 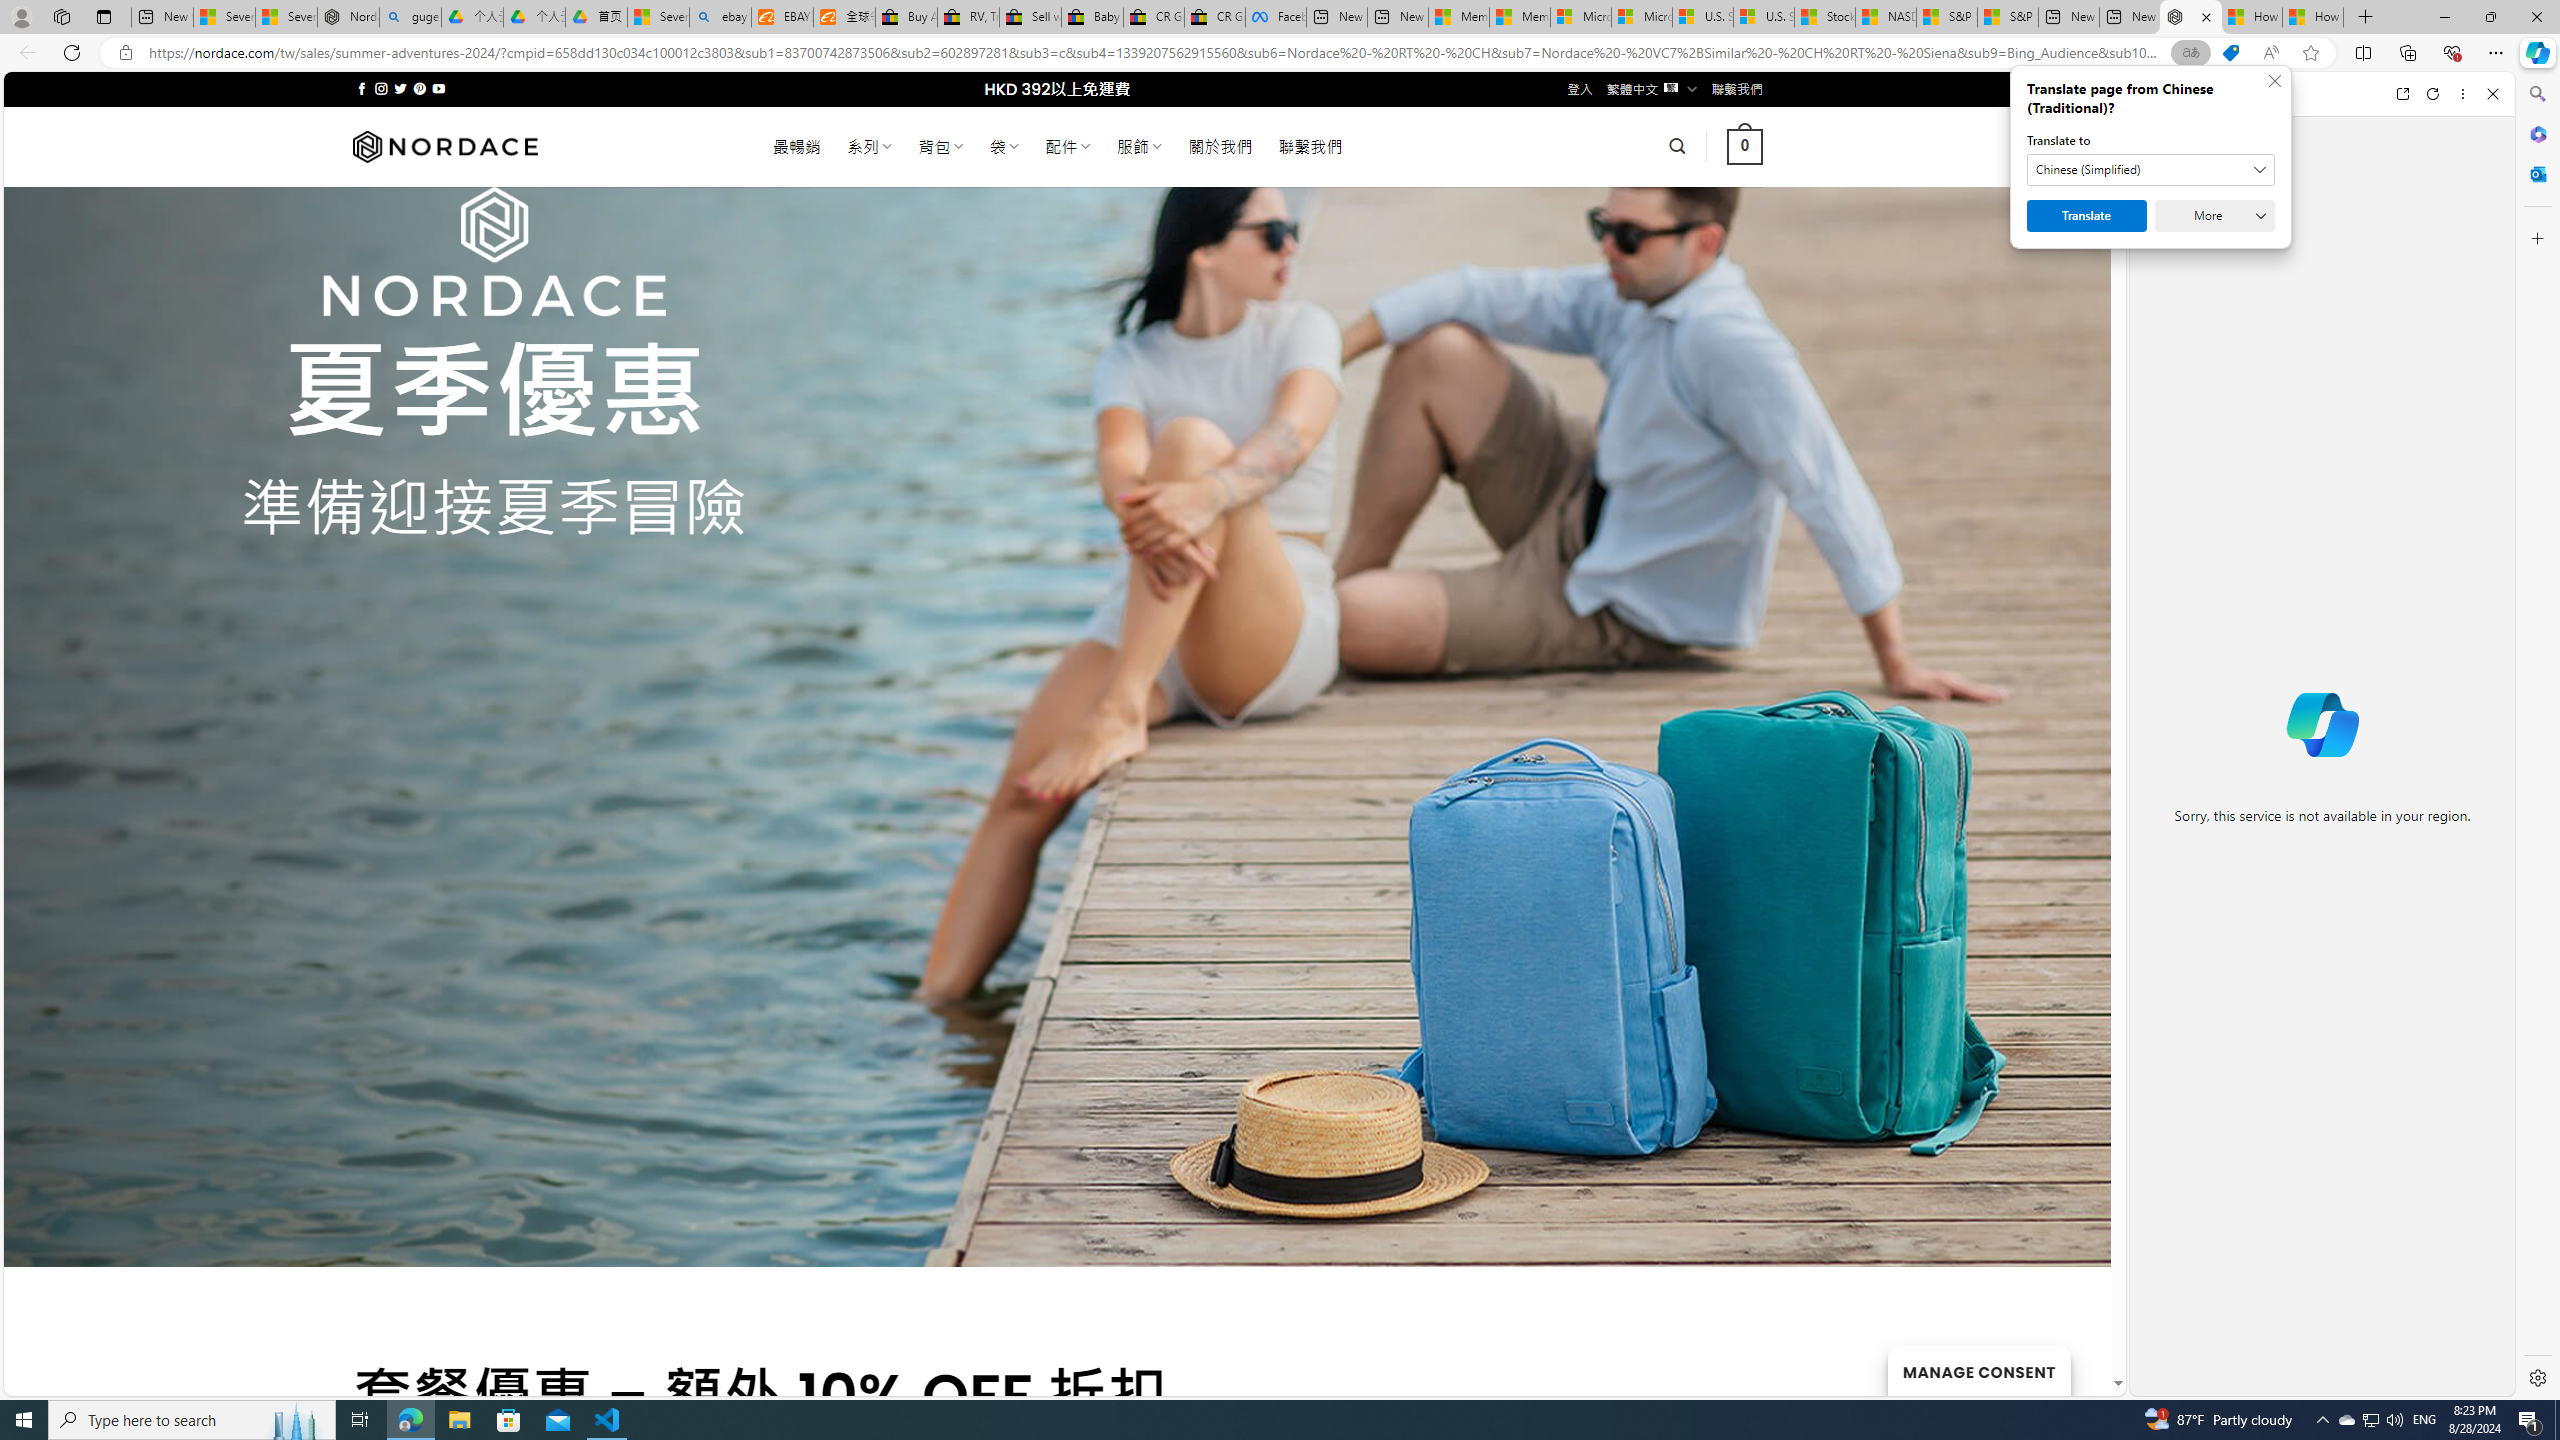 What do you see at coordinates (2190, 53) in the screenshot?
I see `'Show translate options'` at bounding box center [2190, 53].